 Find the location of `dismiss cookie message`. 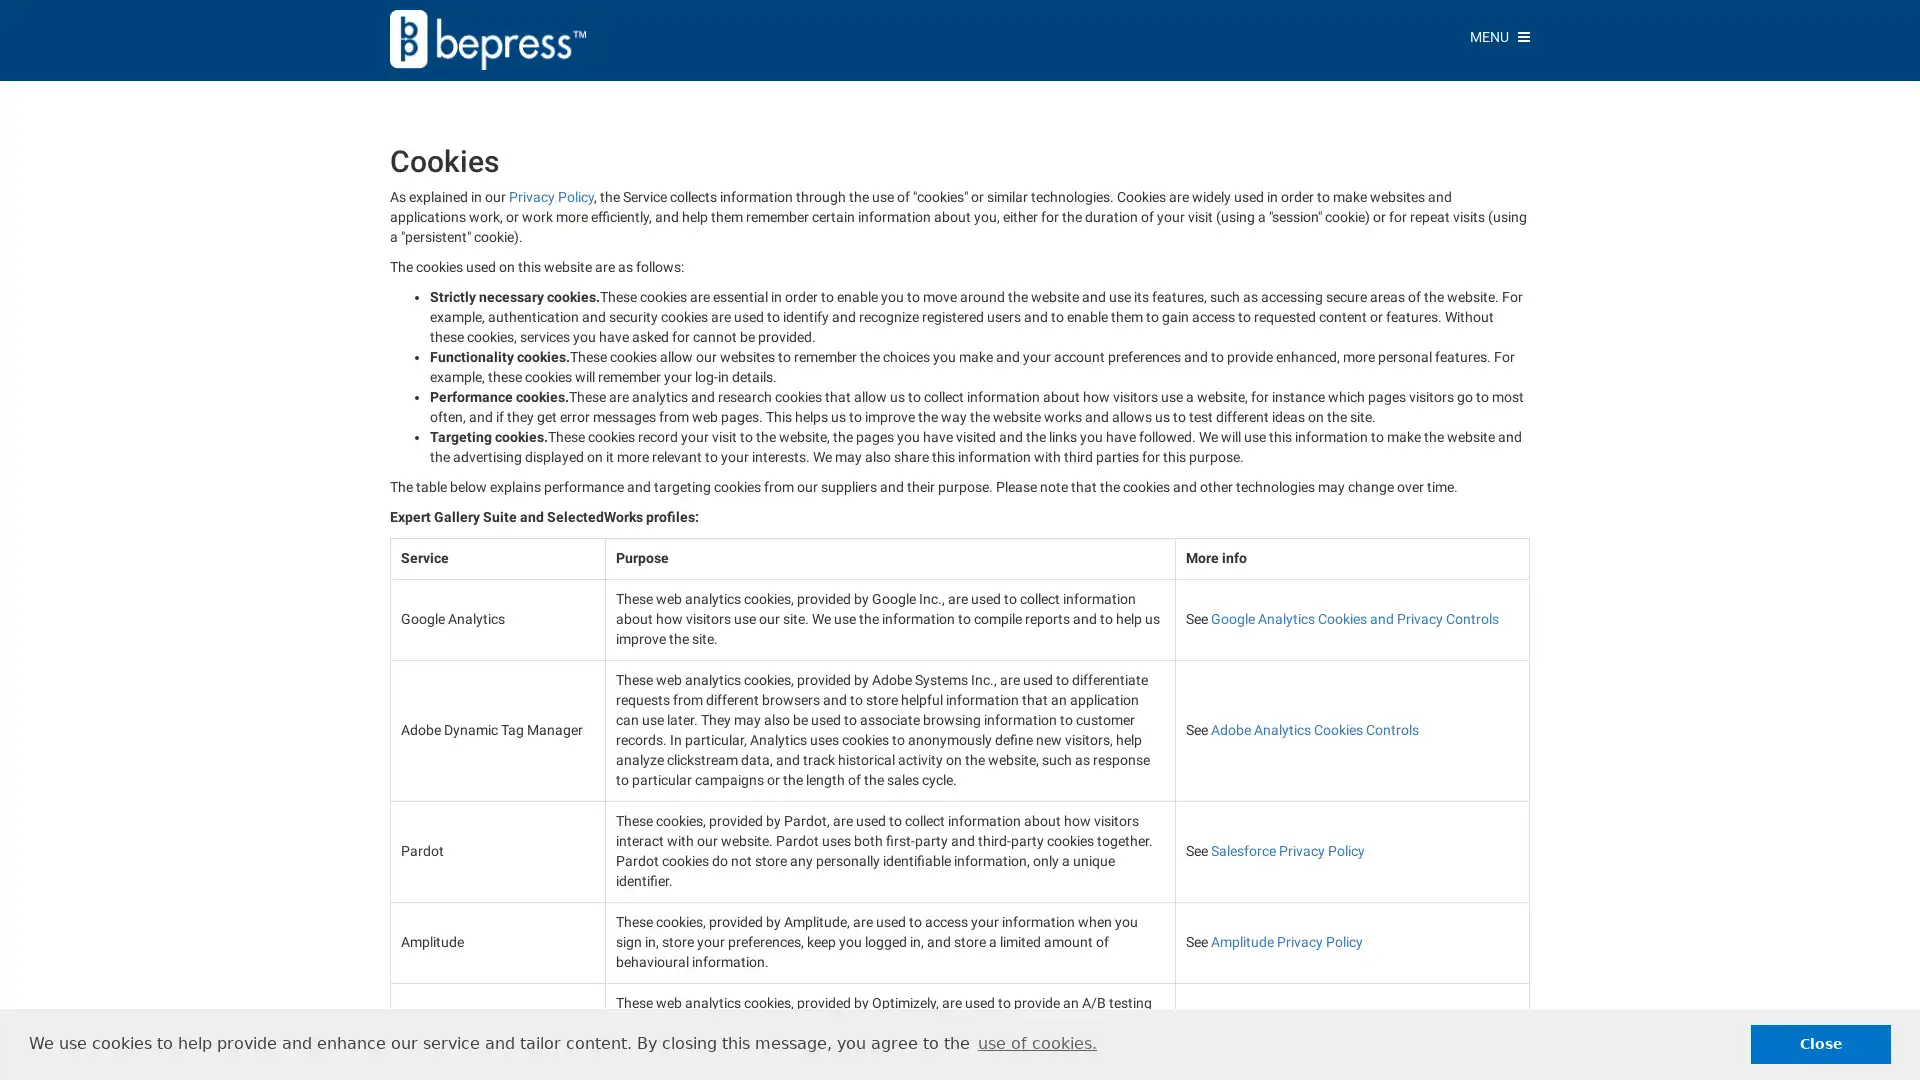

dismiss cookie message is located at coordinates (1820, 1043).